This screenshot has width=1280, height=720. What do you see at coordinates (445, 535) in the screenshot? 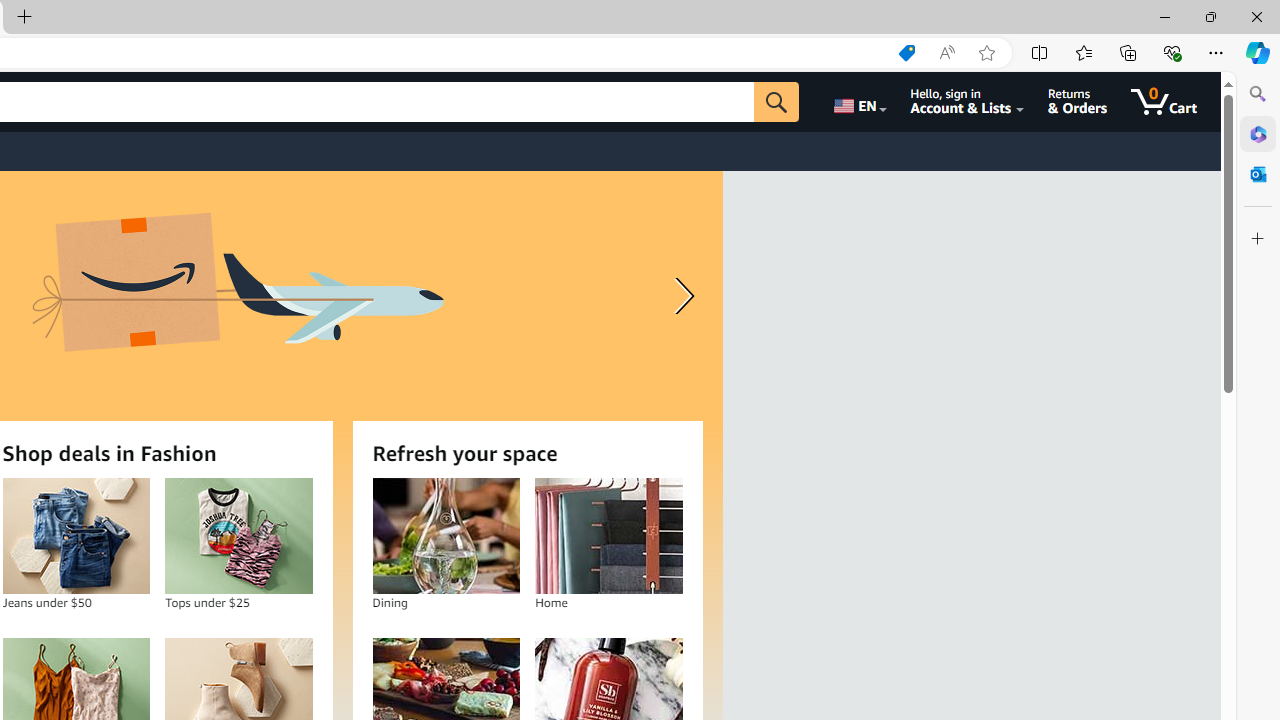
I see `'Dining'` at bounding box center [445, 535].